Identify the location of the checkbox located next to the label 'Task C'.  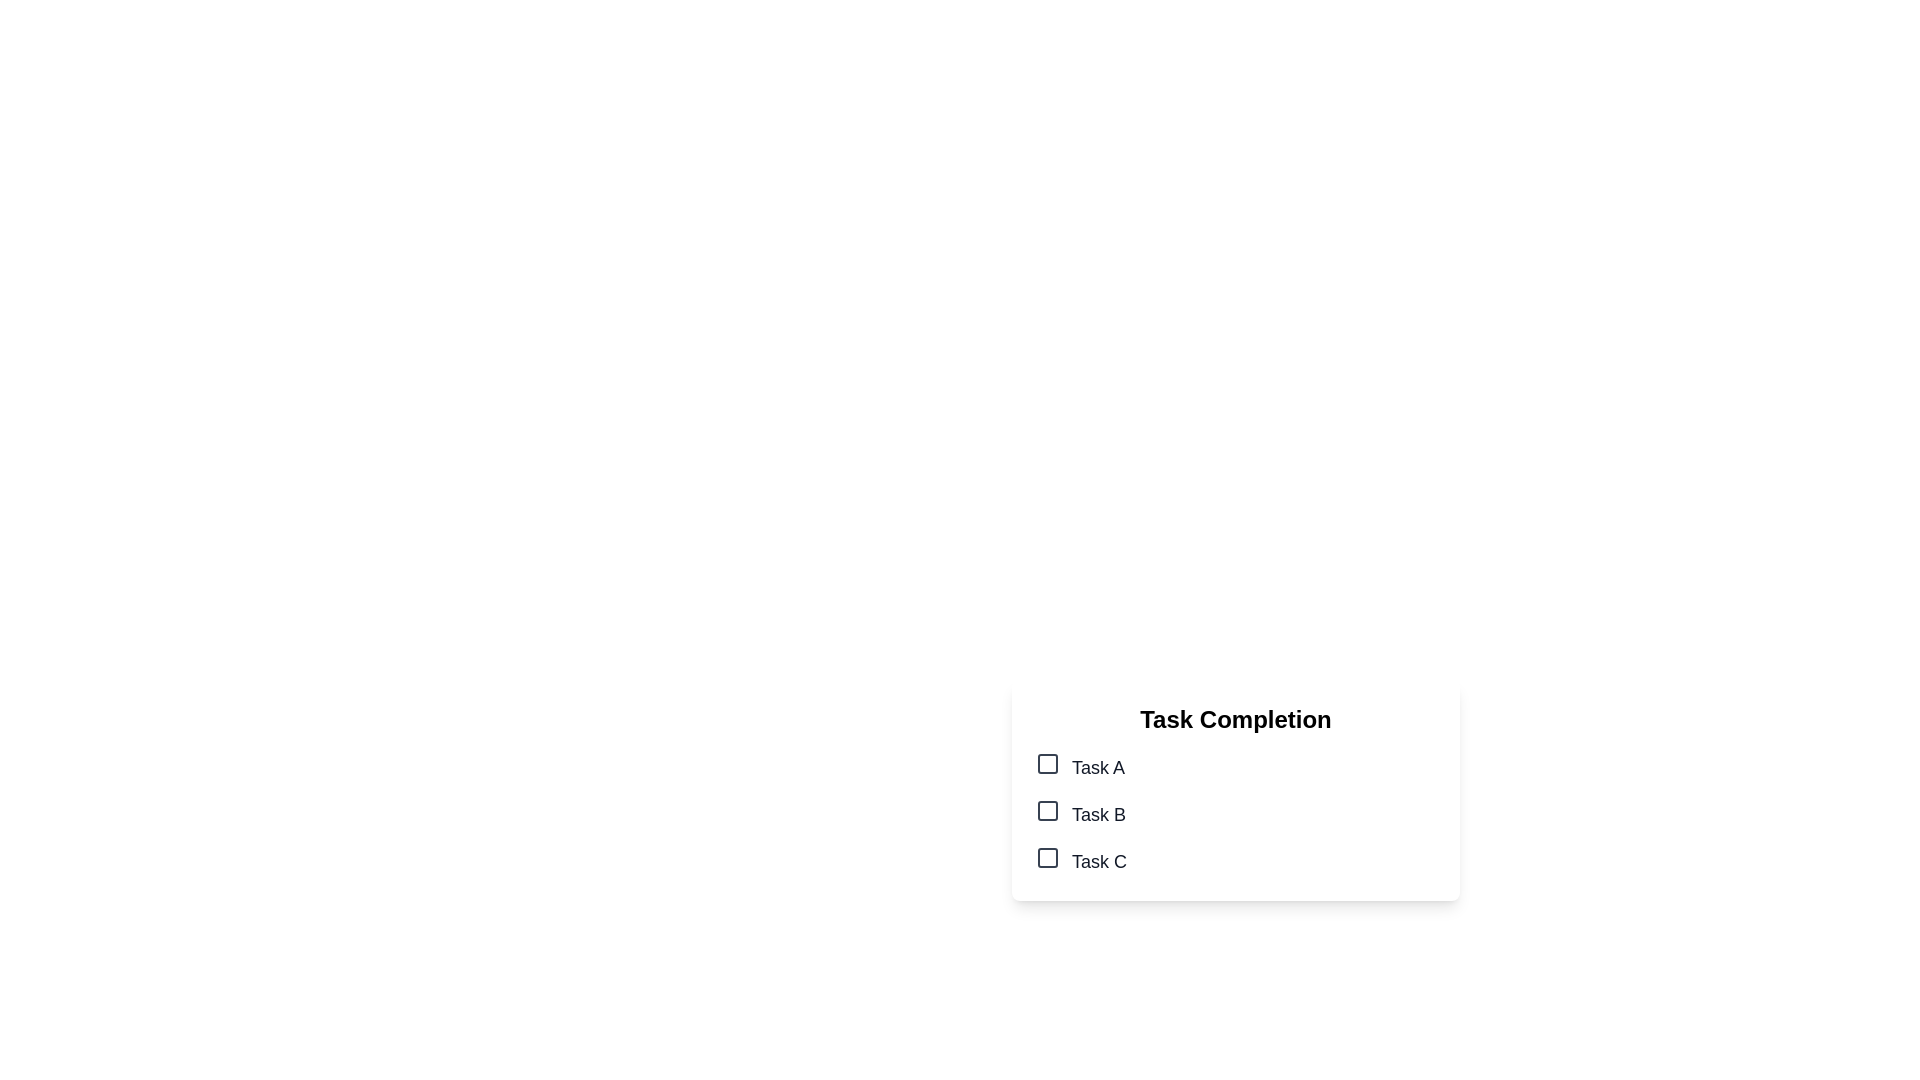
(1046, 856).